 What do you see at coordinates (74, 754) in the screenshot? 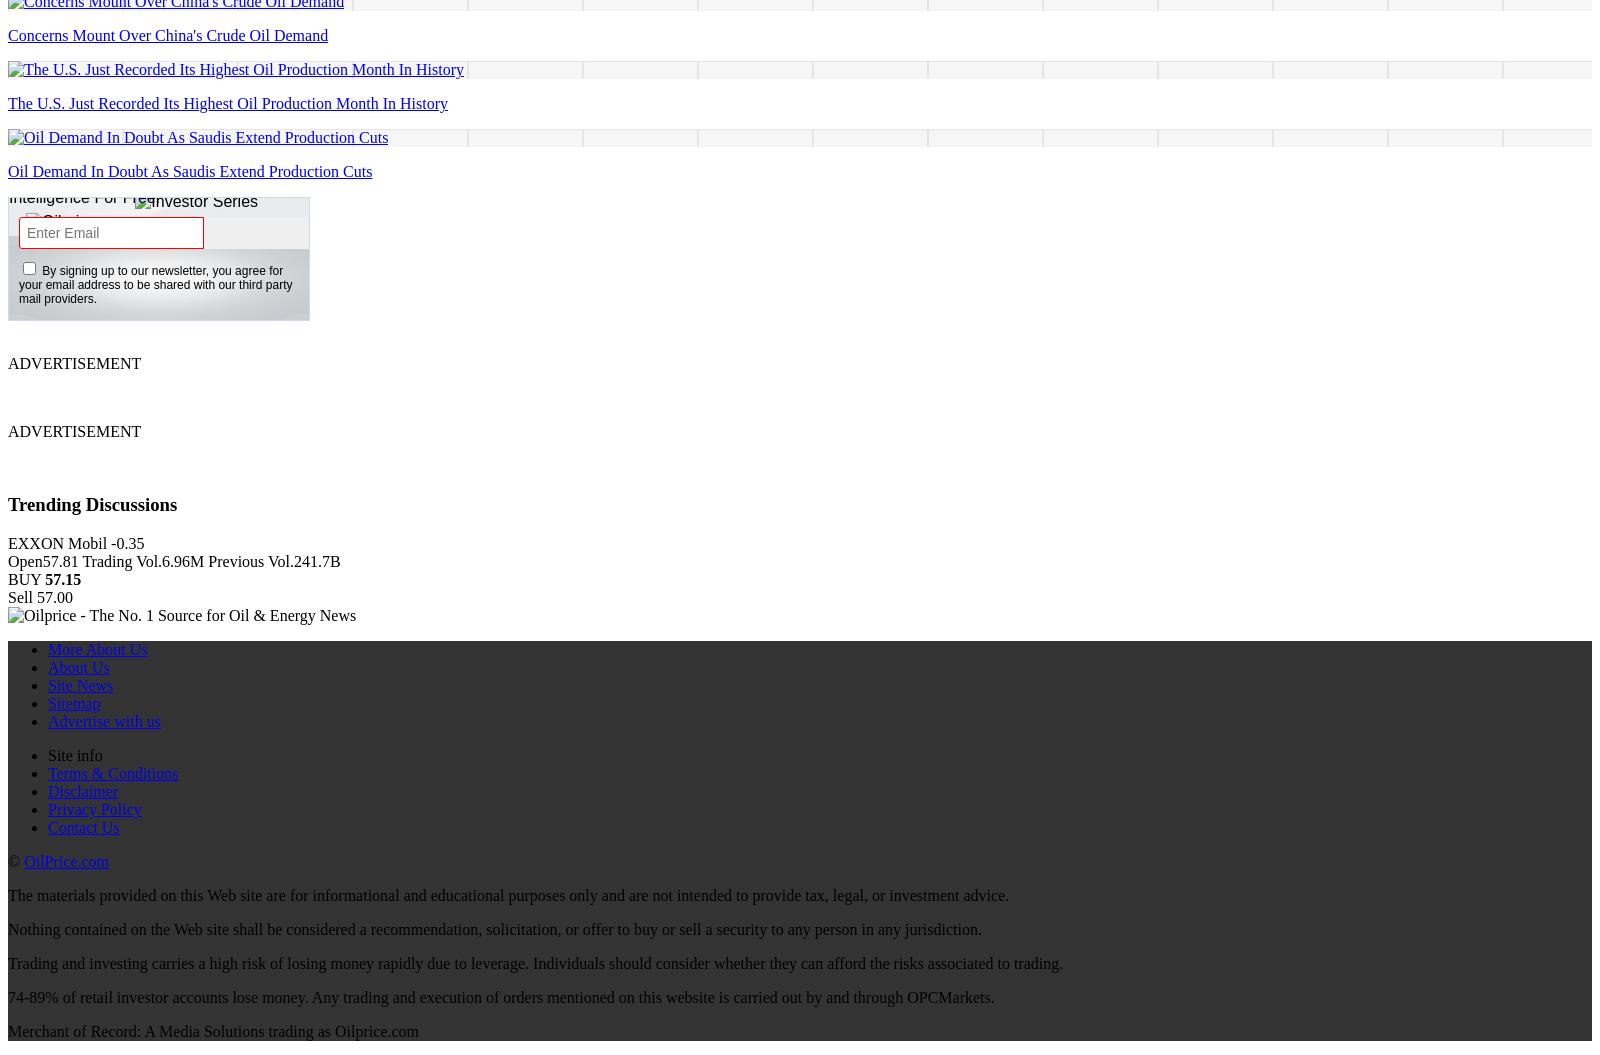
I see `'Site info'` at bounding box center [74, 754].